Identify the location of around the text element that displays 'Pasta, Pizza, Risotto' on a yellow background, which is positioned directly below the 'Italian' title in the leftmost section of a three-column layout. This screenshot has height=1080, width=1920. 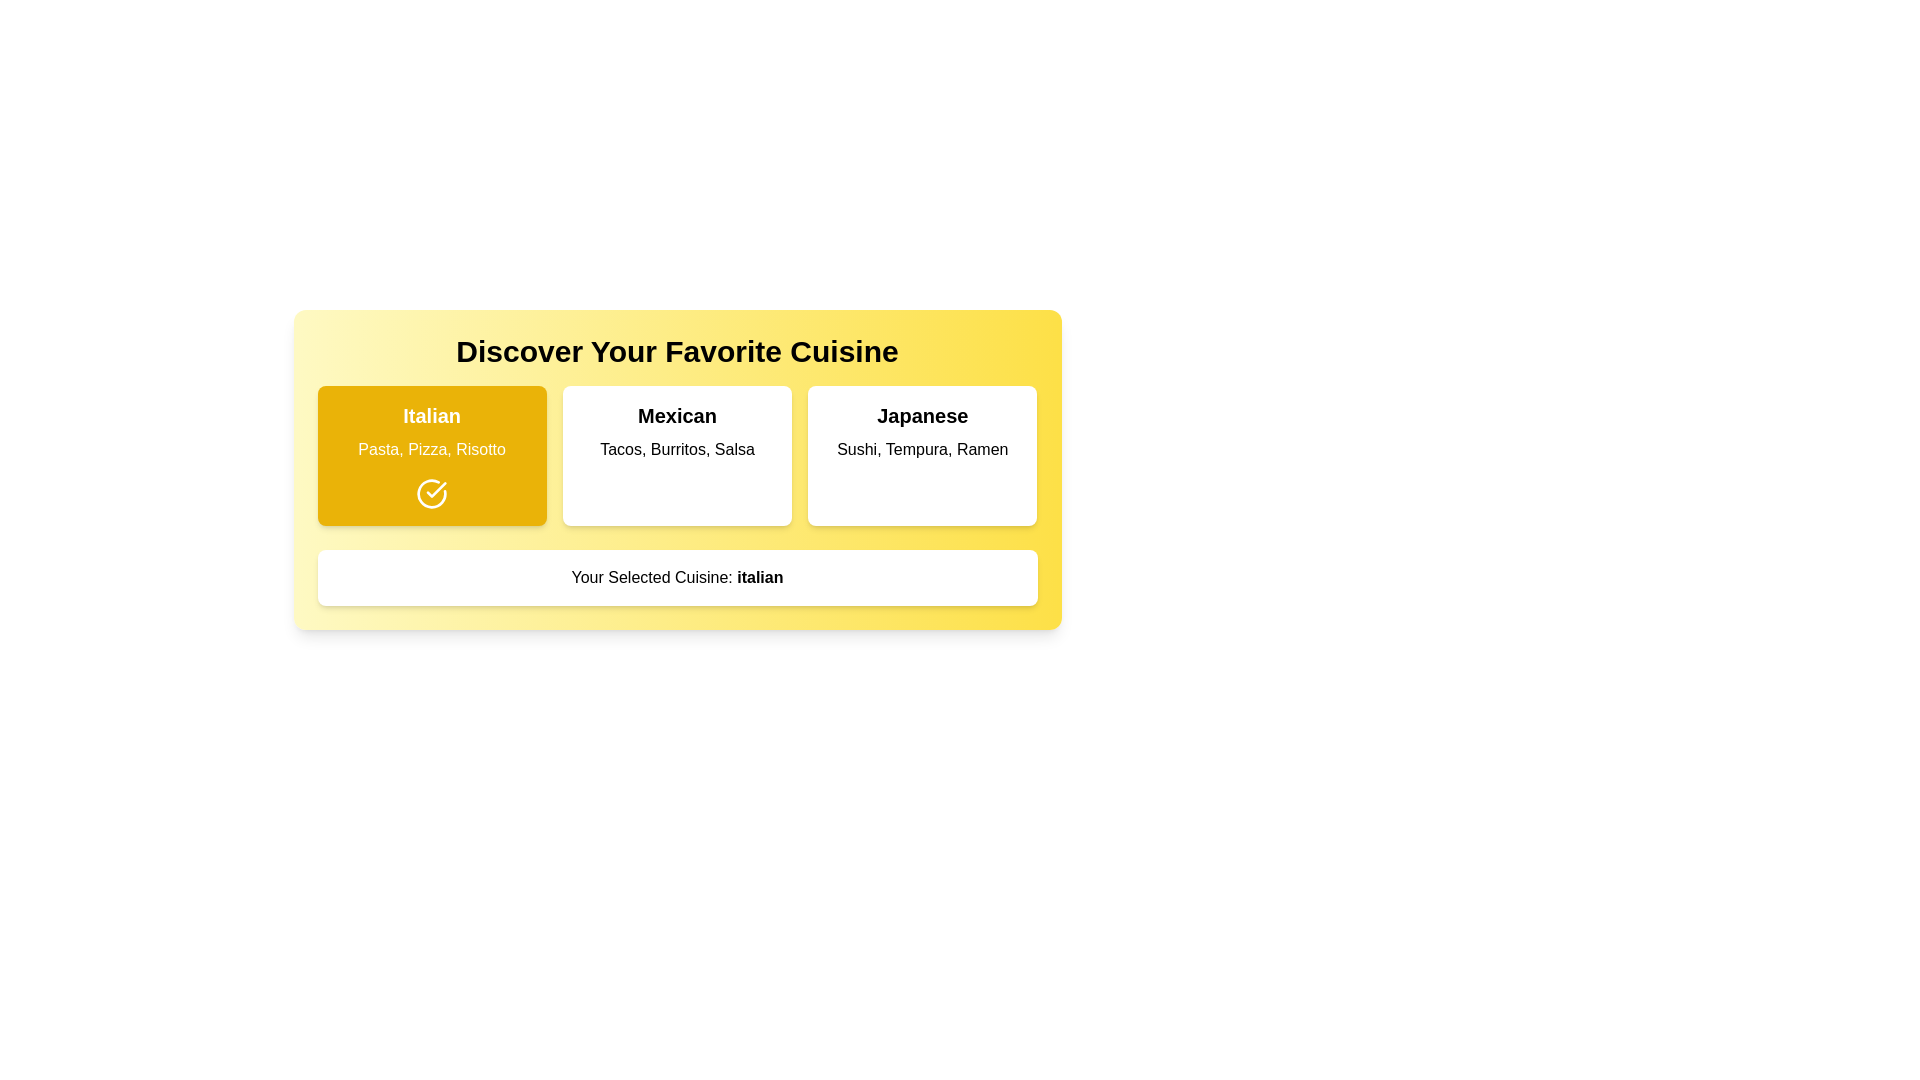
(431, 450).